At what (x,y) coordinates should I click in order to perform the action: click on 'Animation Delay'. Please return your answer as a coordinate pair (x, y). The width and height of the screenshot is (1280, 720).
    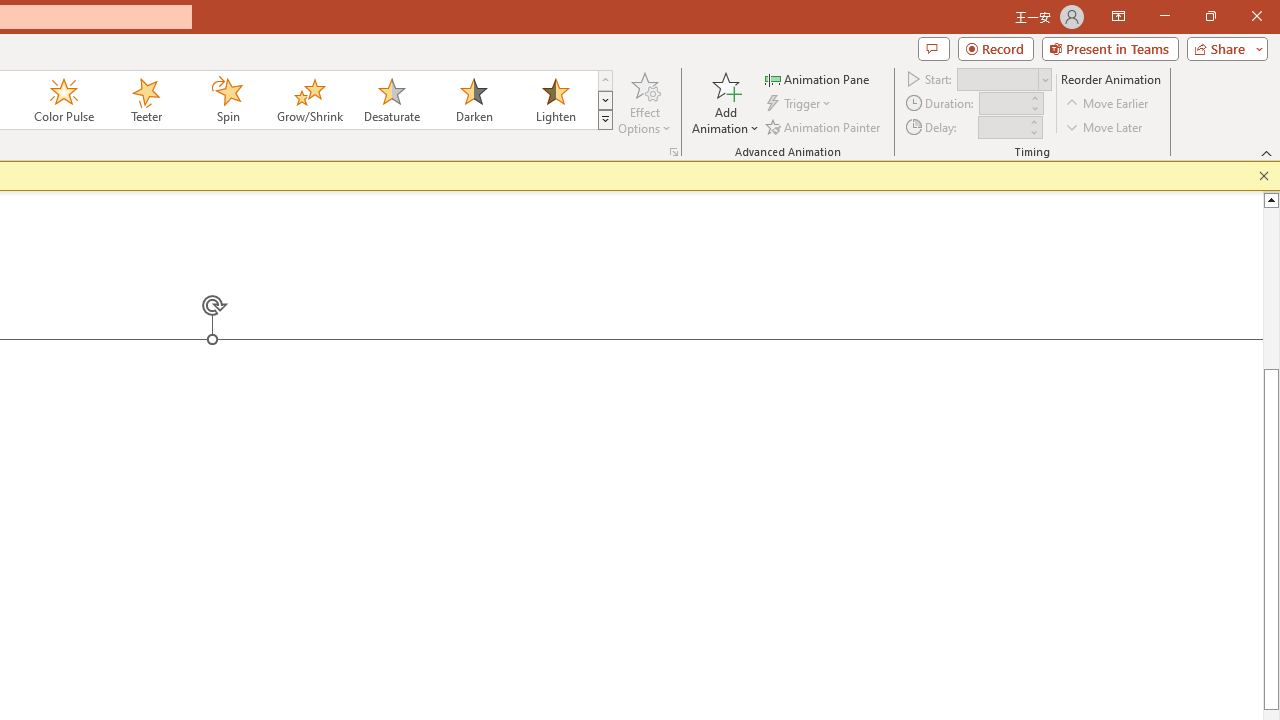
    Looking at the image, I should click on (1002, 127).